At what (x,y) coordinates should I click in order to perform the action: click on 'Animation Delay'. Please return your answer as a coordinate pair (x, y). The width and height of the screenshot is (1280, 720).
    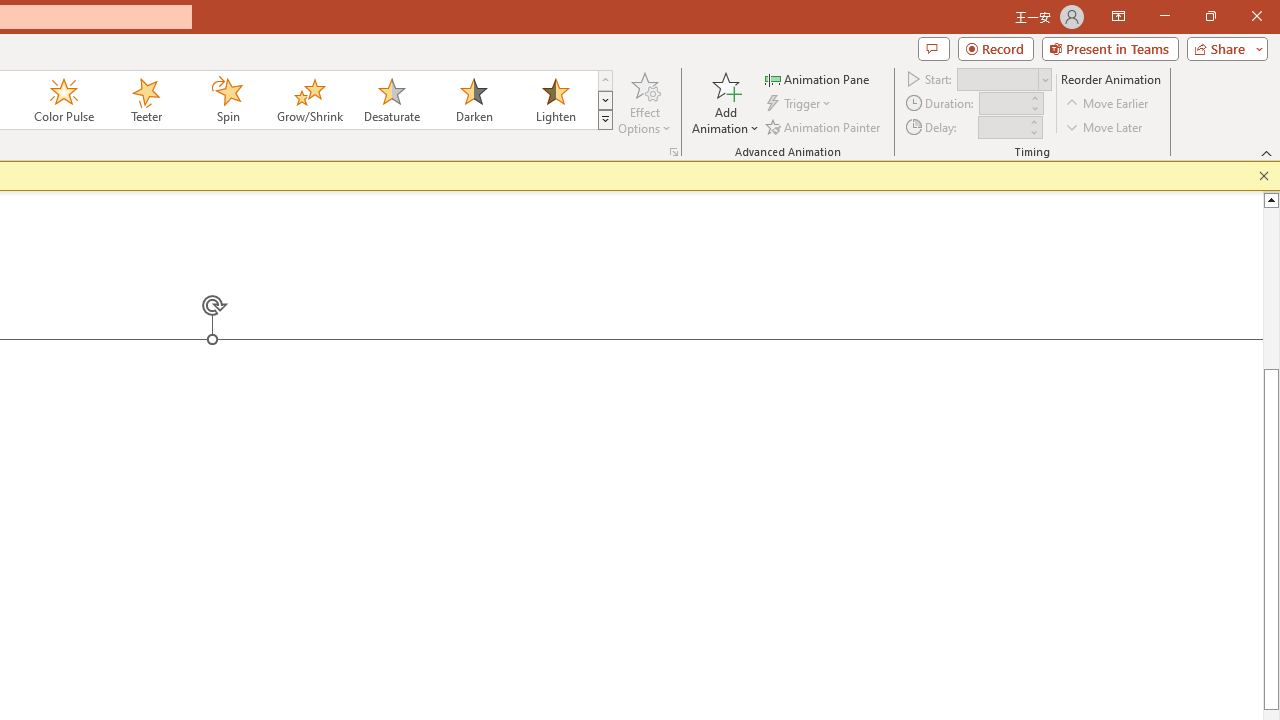
    Looking at the image, I should click on (1002, 127).